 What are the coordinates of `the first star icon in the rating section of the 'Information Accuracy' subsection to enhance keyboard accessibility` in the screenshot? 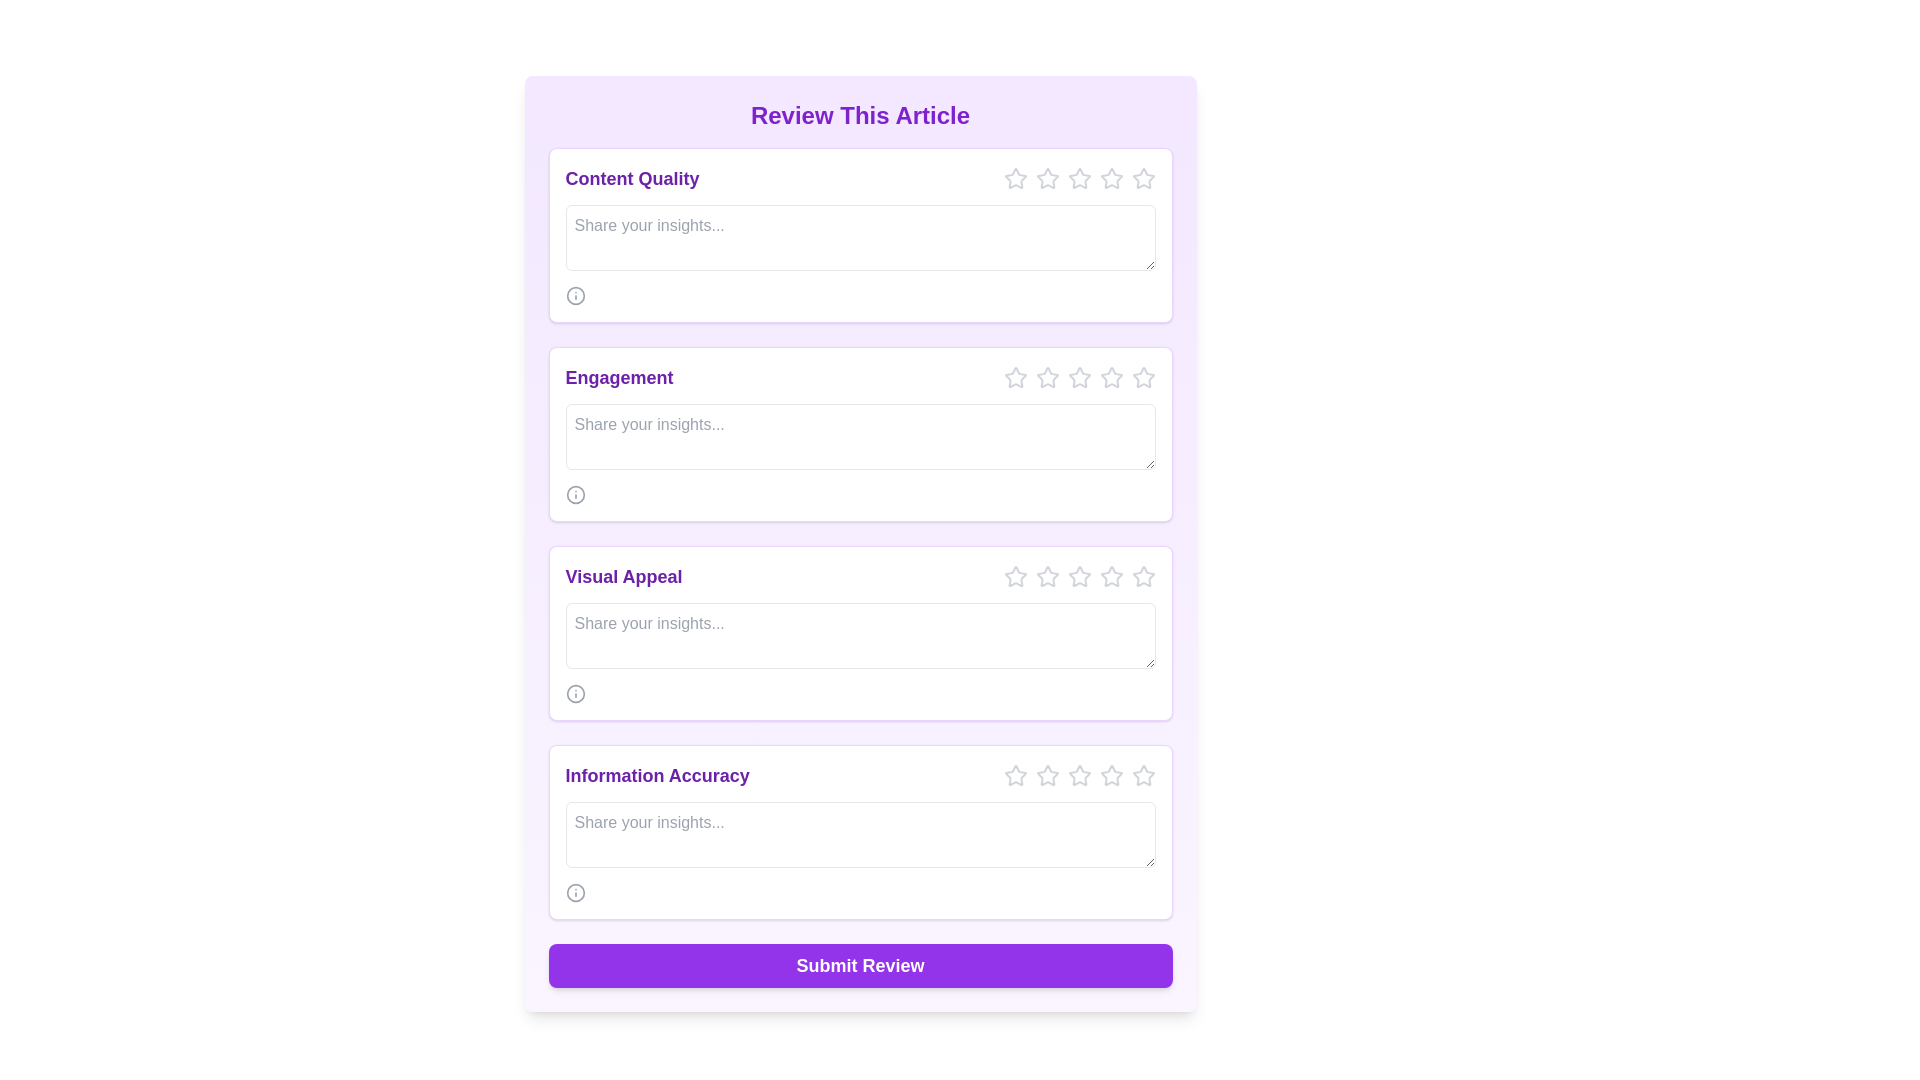 It's located at (1046, 774).